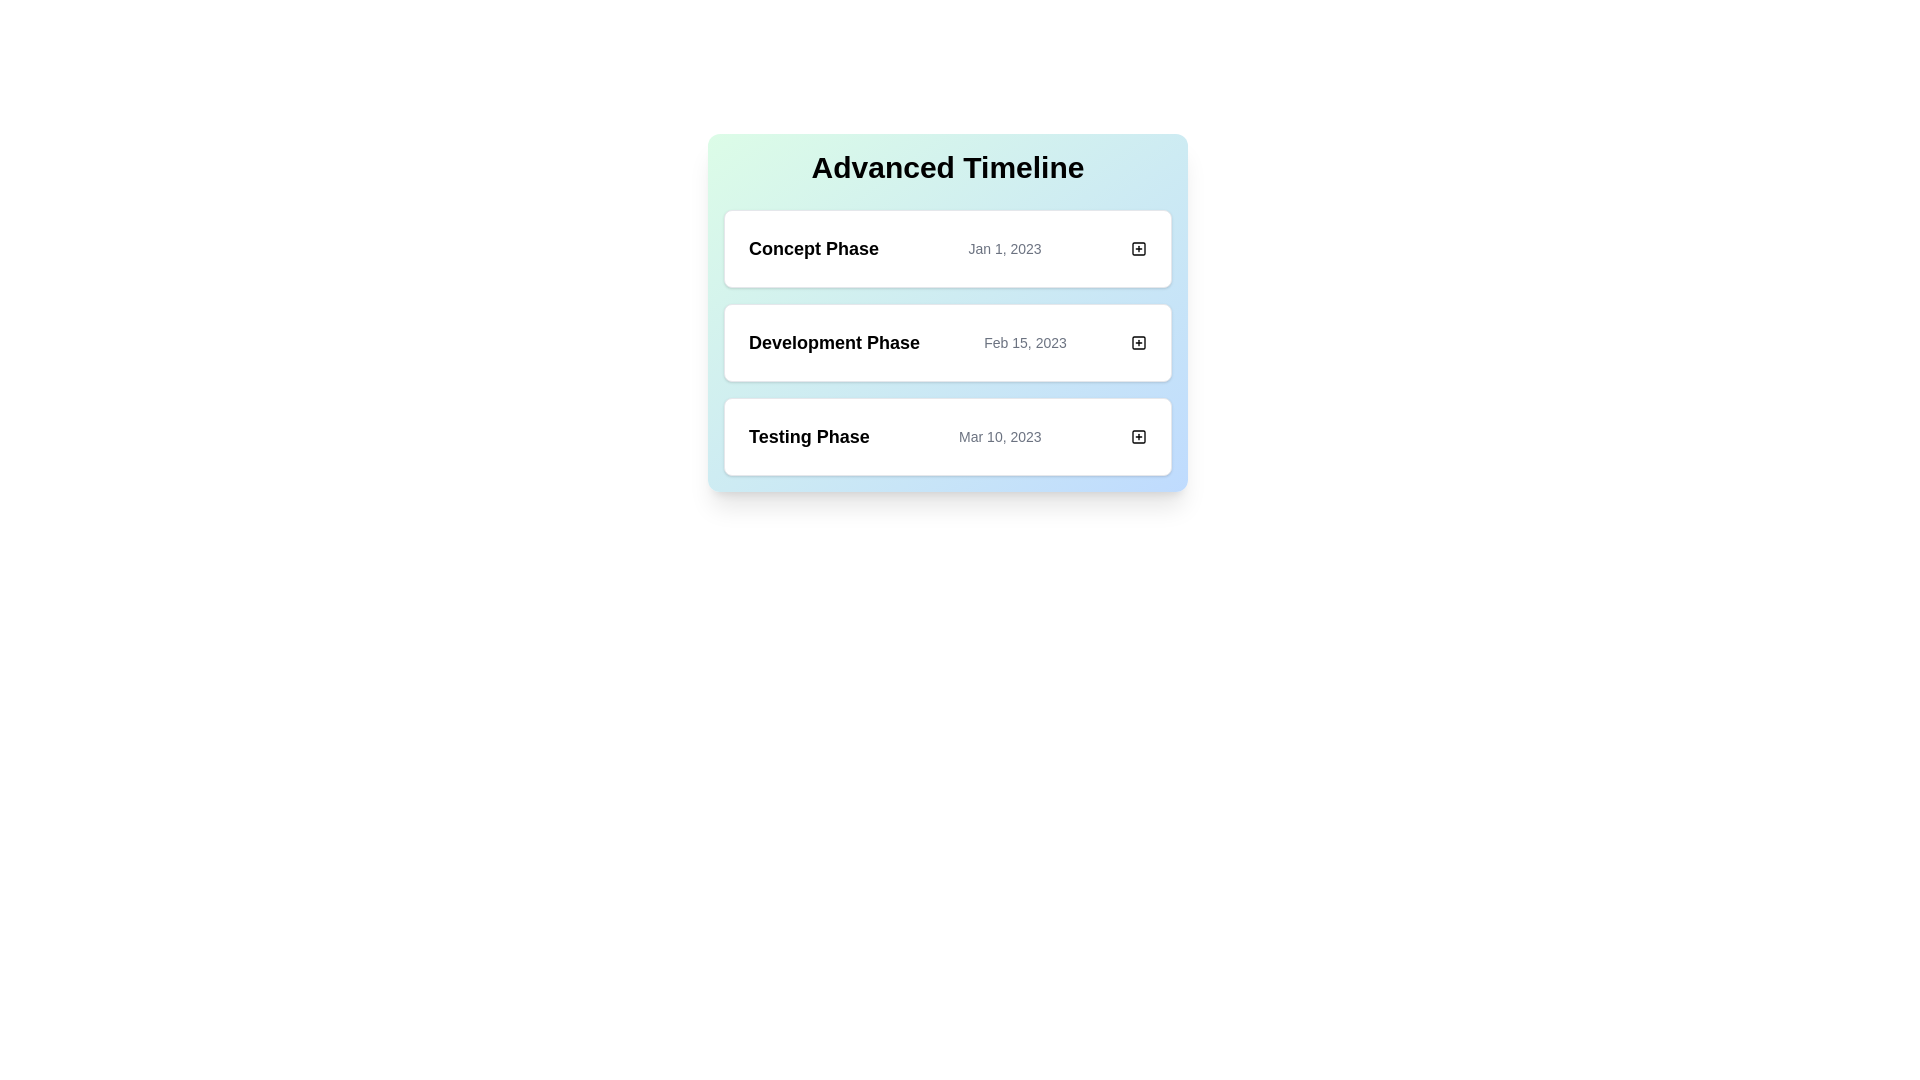  What do you see at coordinates (1138, 342) in the screenshot?
I see `the small square-shaped red-bordered button located on the right side of the 'Development Phase' row in the timeline list for interaction` at bounding box center [1138, 342].